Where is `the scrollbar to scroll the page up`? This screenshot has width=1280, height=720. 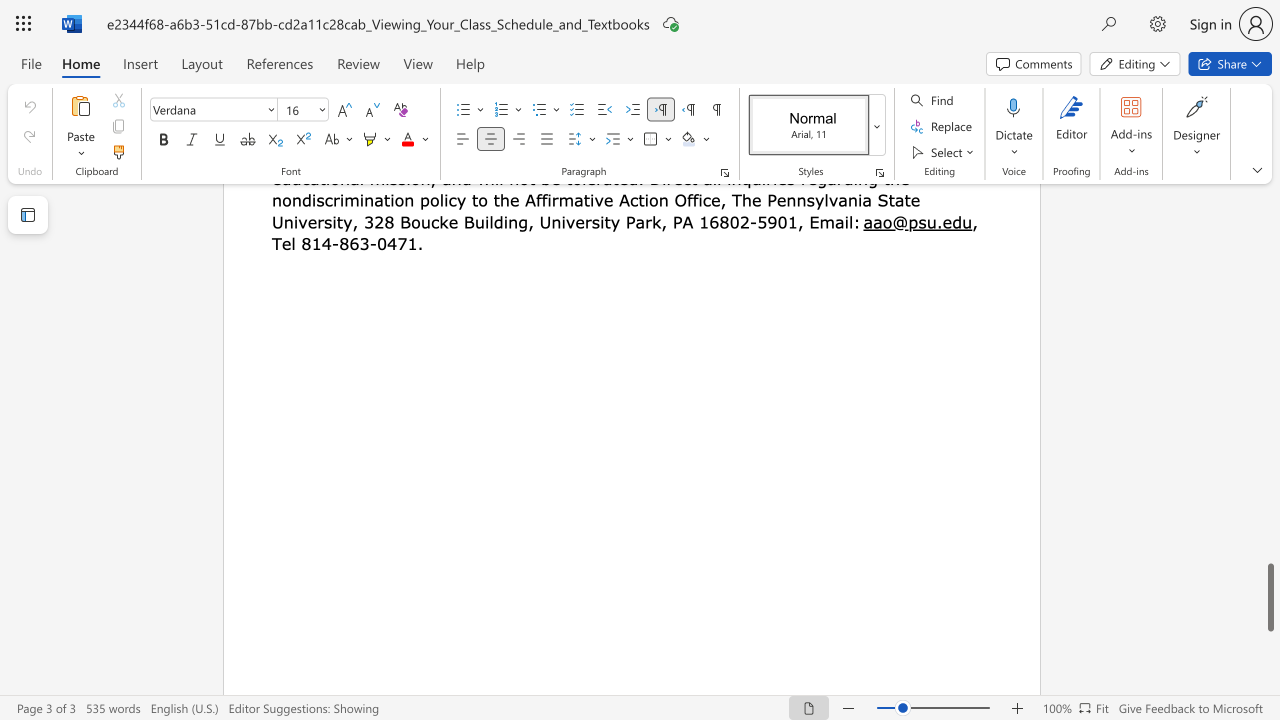
the scrollbar to scroll the page up is located at coordinates (1269, 360).